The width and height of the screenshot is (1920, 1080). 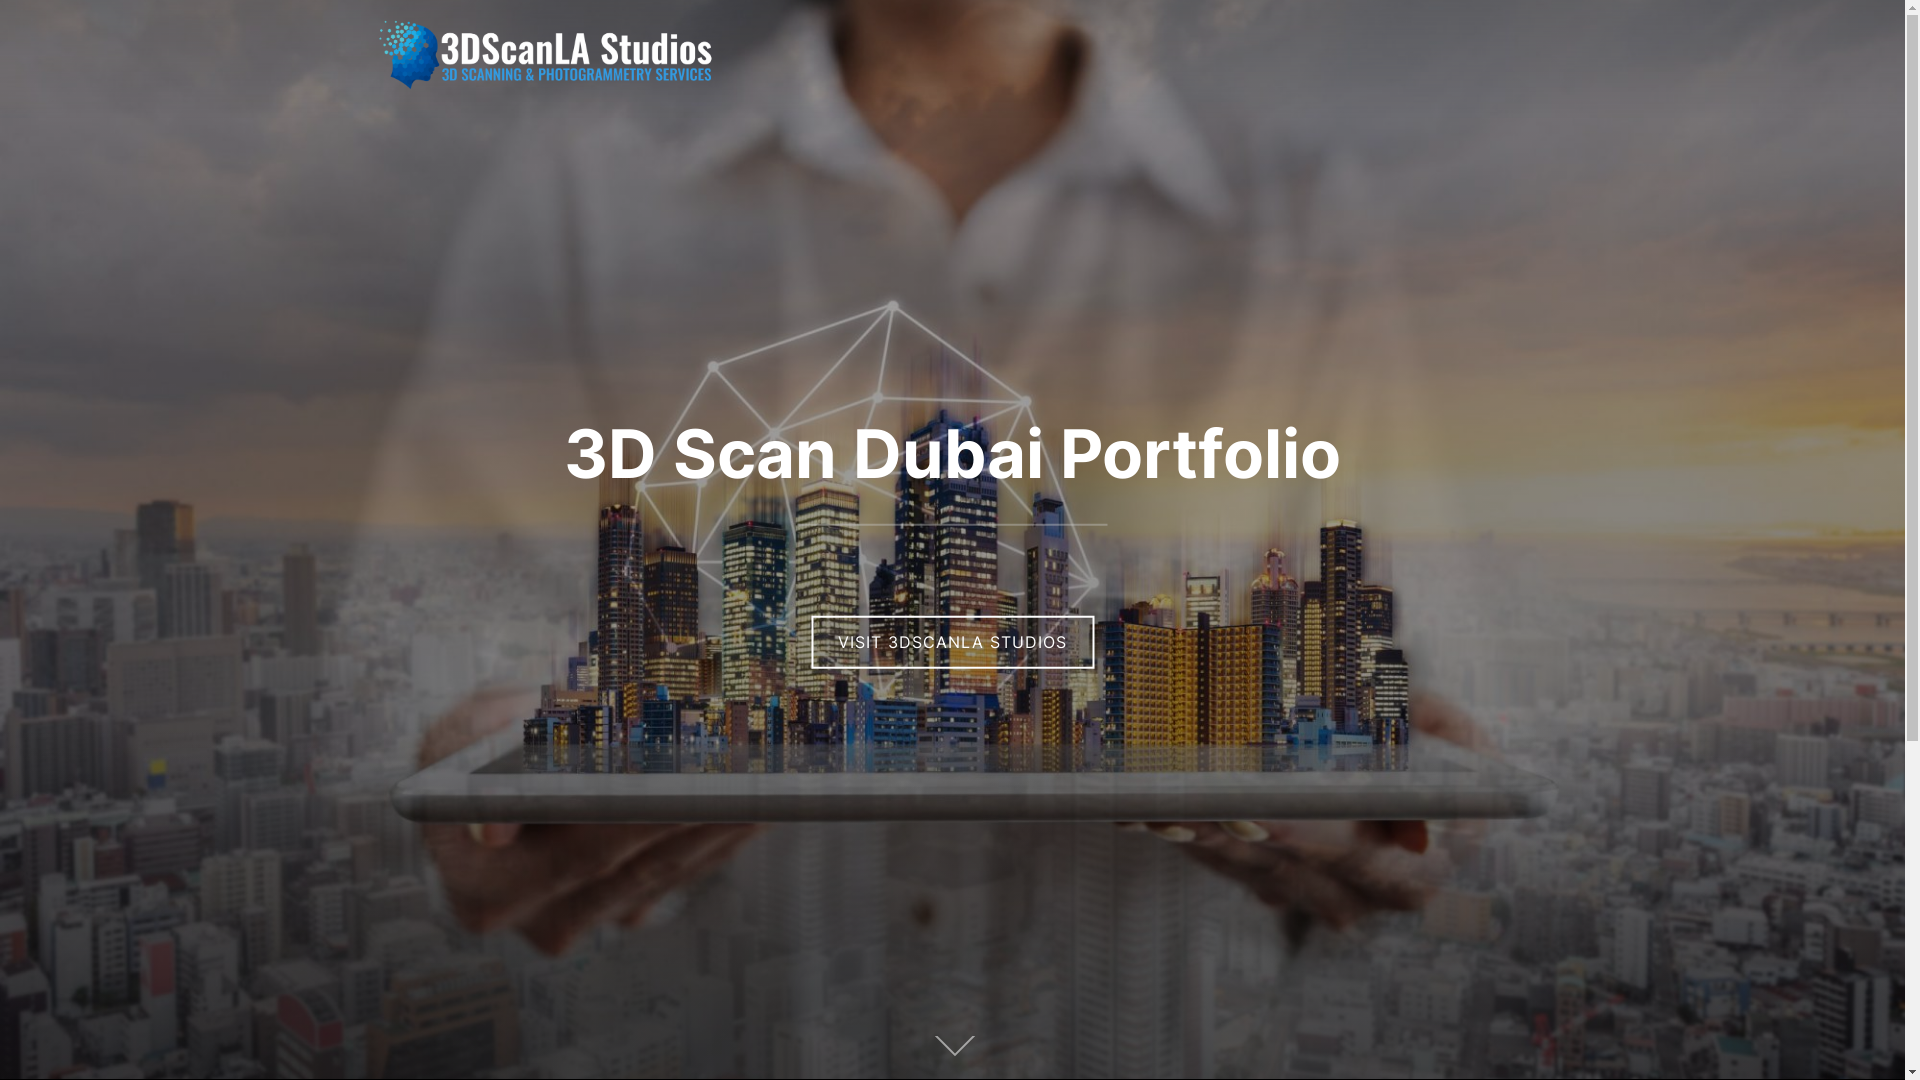 What do you see at coordinates (951, 641) in the screenshot?
I see `'VISIT 3DSCANLA STUDIOS'` at bounding box center [951, 641].